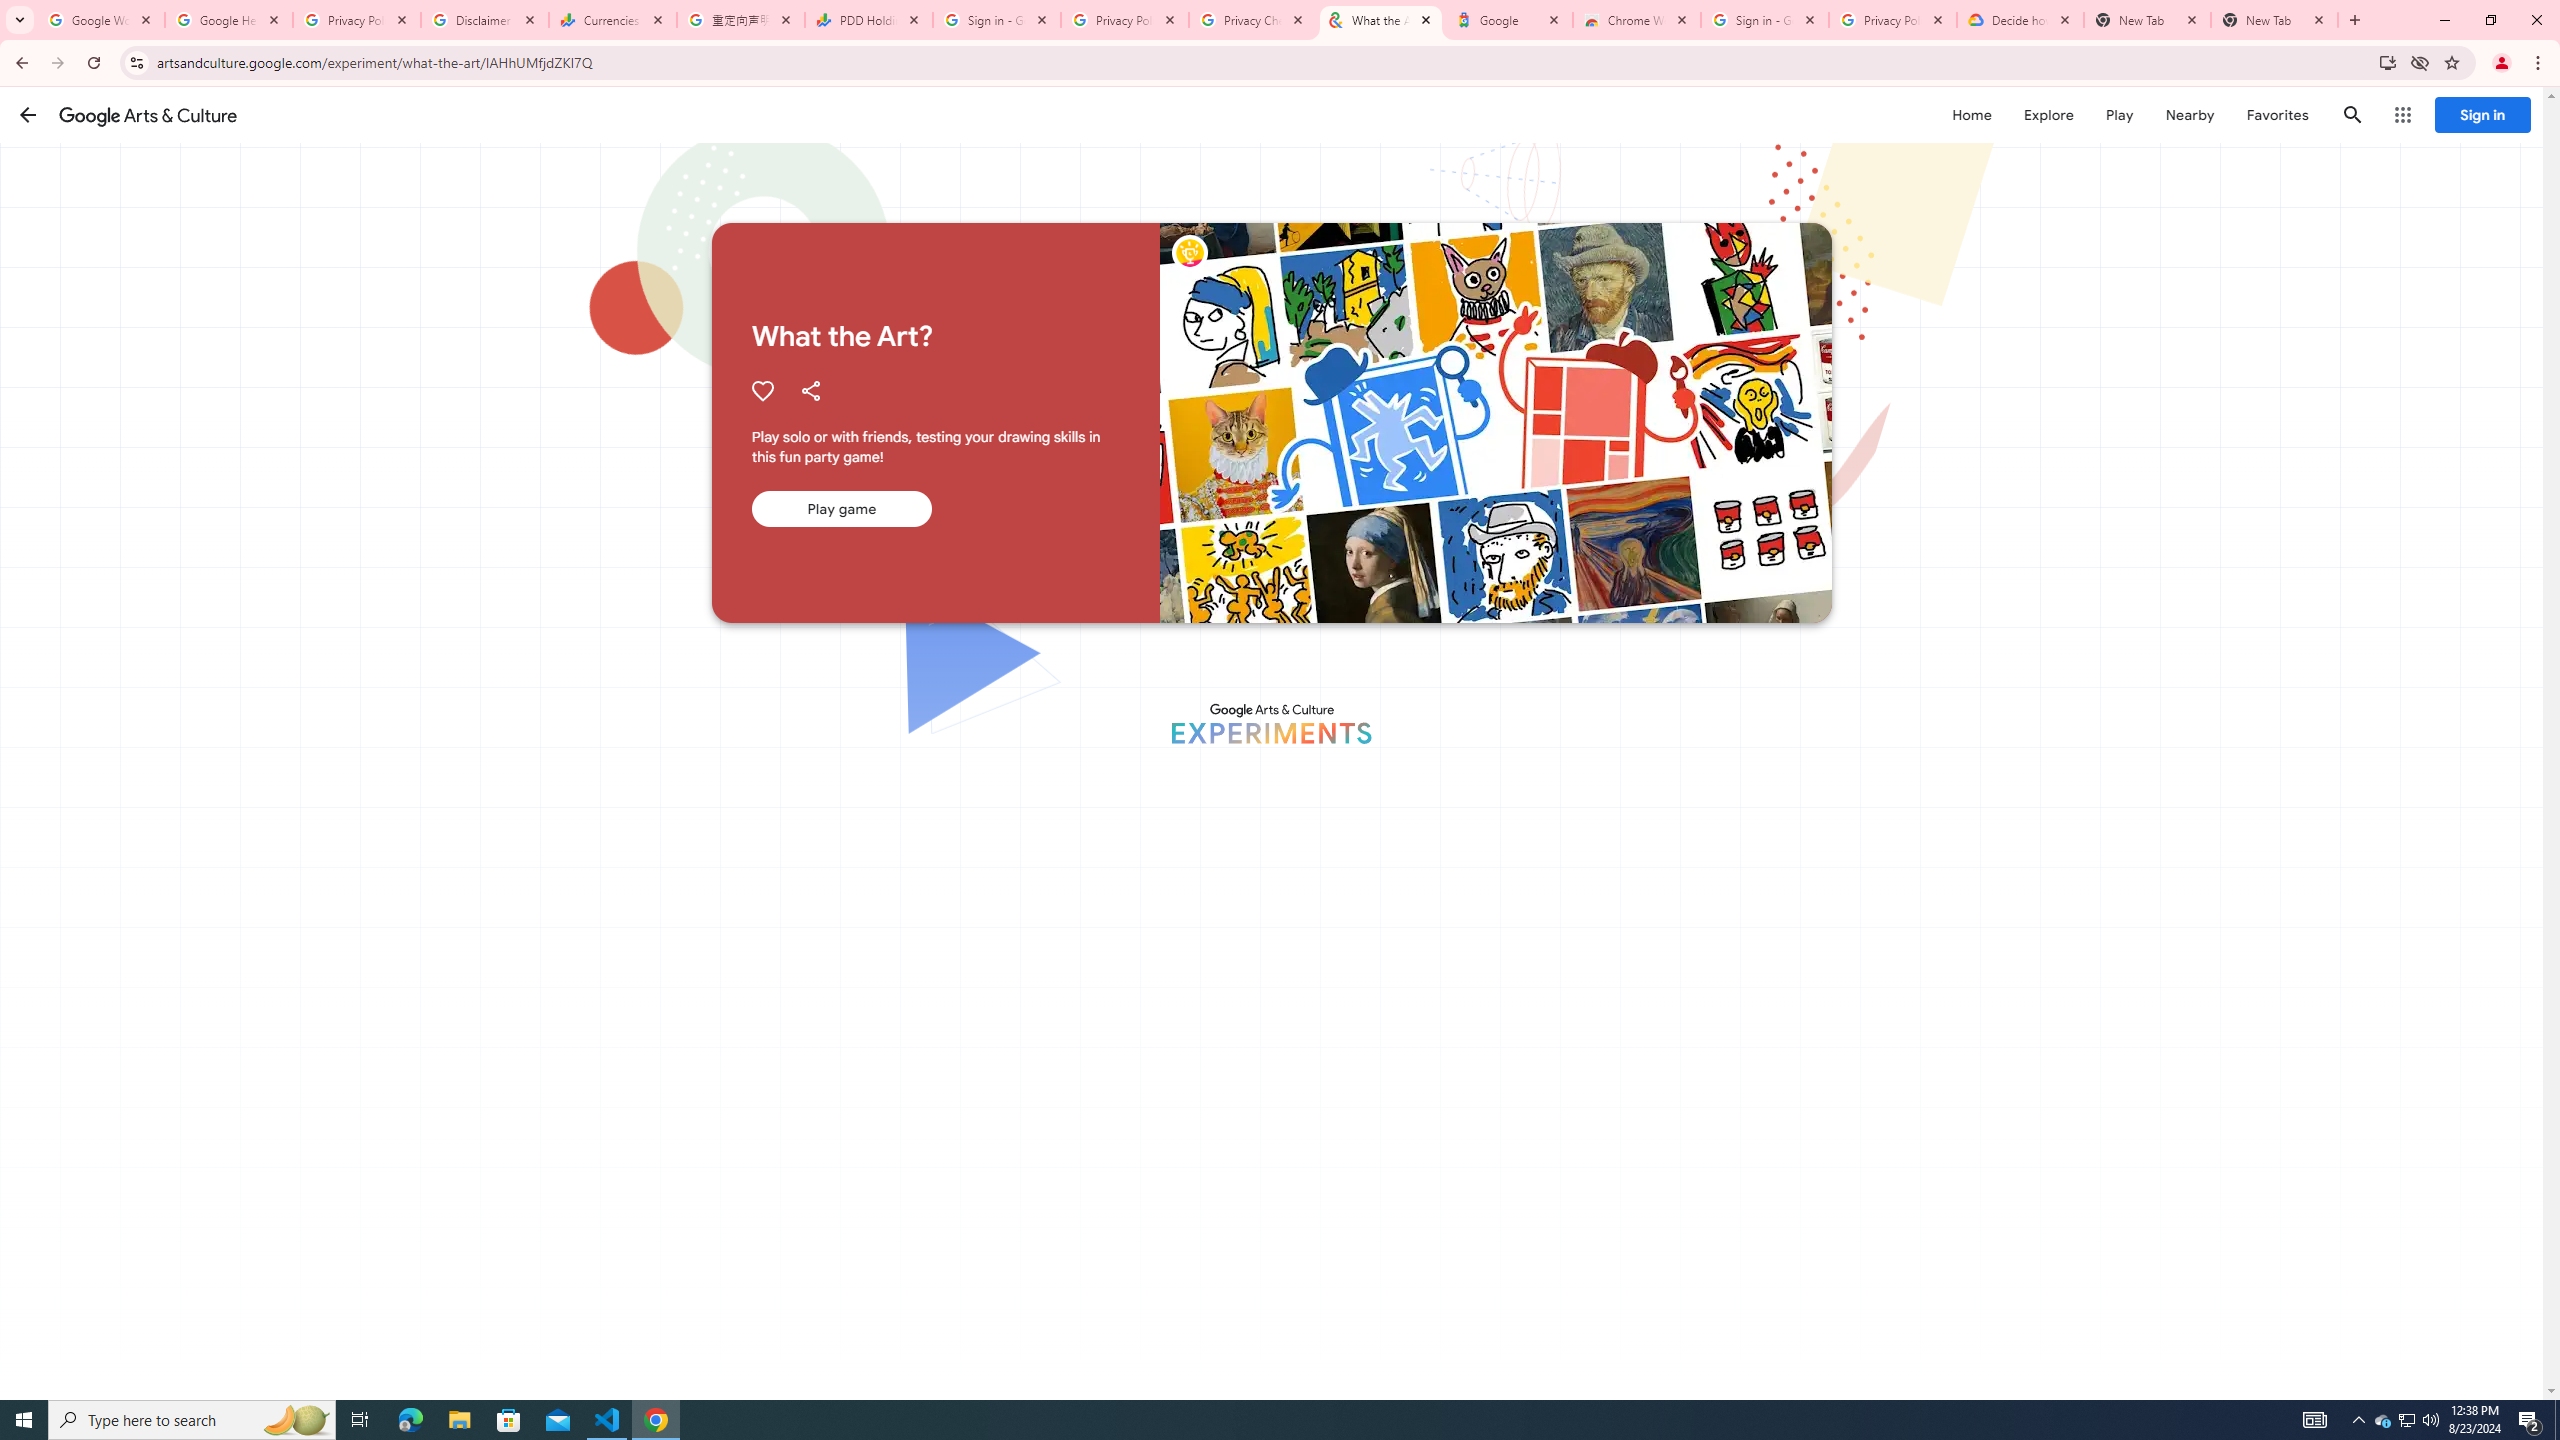 This screenshot has height=1440, width=2560. I want to click on 'Sign in - Google Accounts', so click(1765, 19).